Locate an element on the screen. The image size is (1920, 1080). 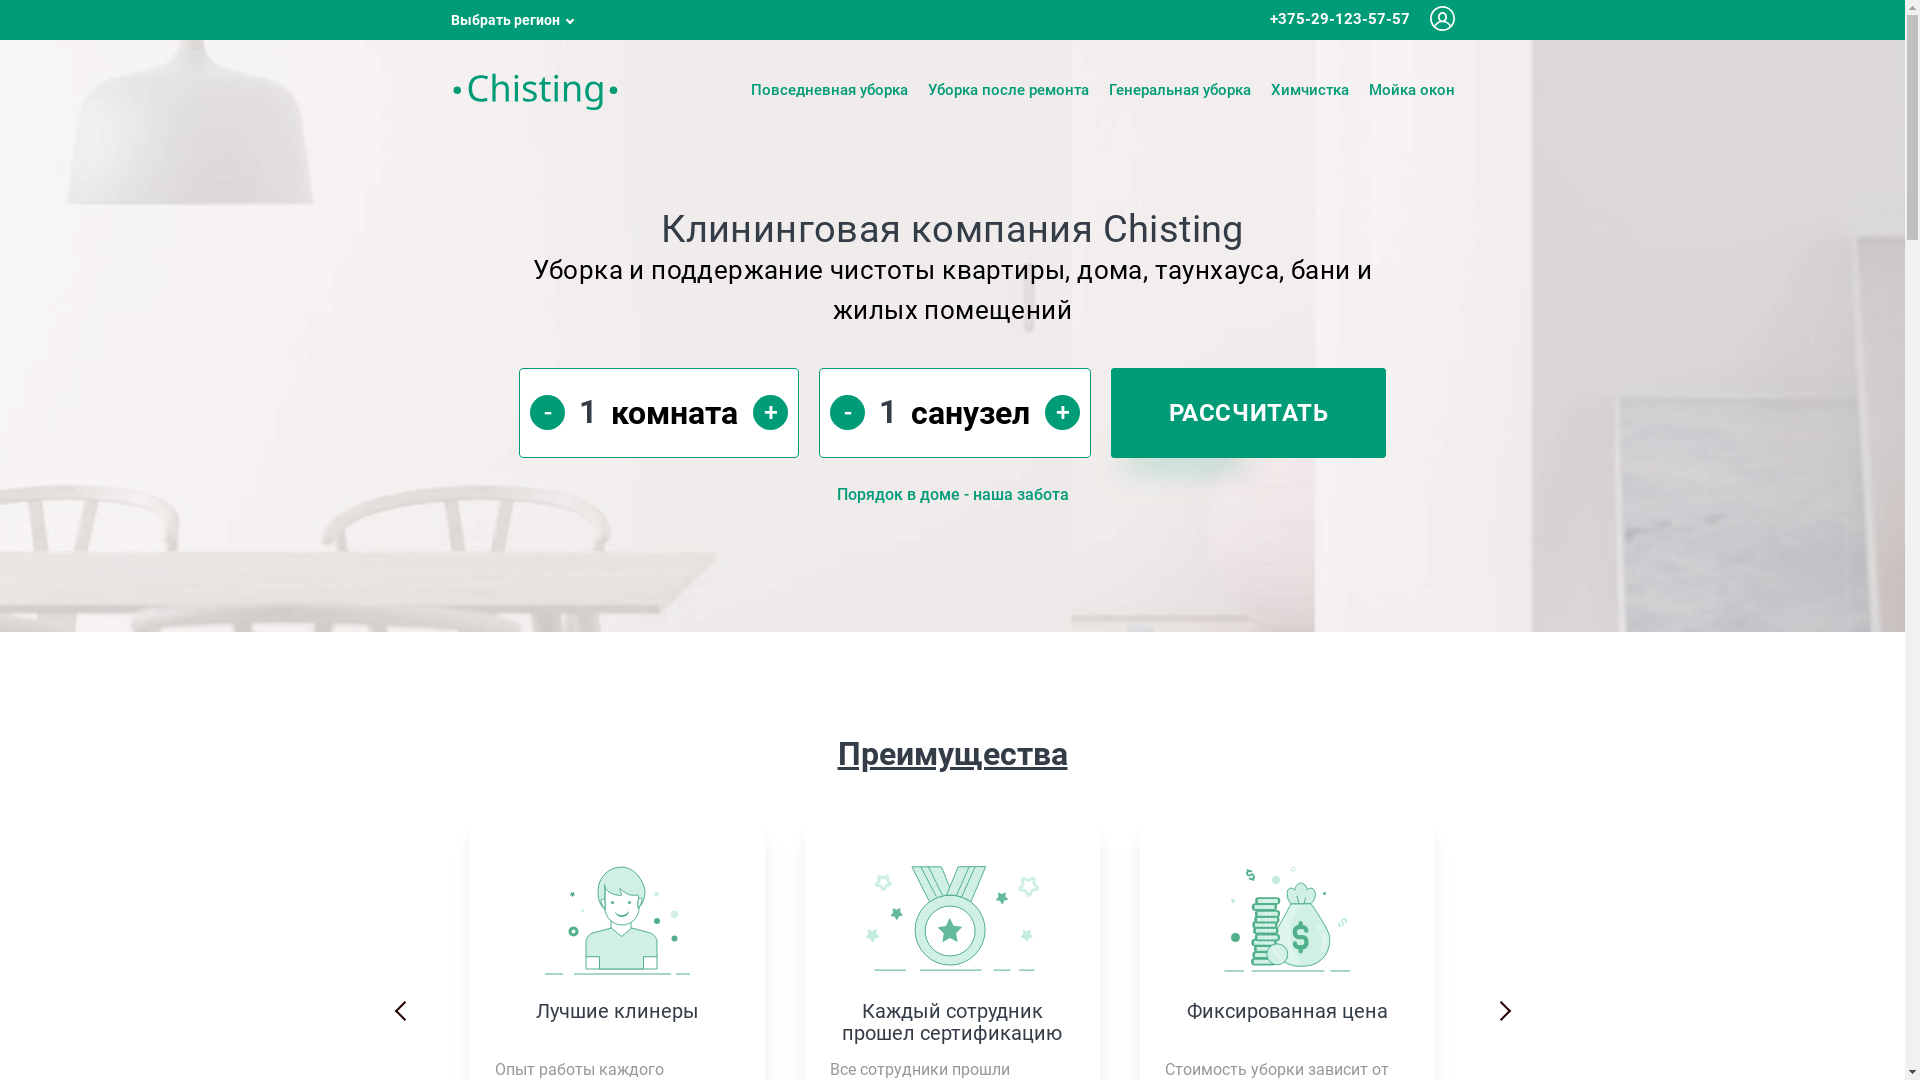
'-' is located at coordinates (847, 411).